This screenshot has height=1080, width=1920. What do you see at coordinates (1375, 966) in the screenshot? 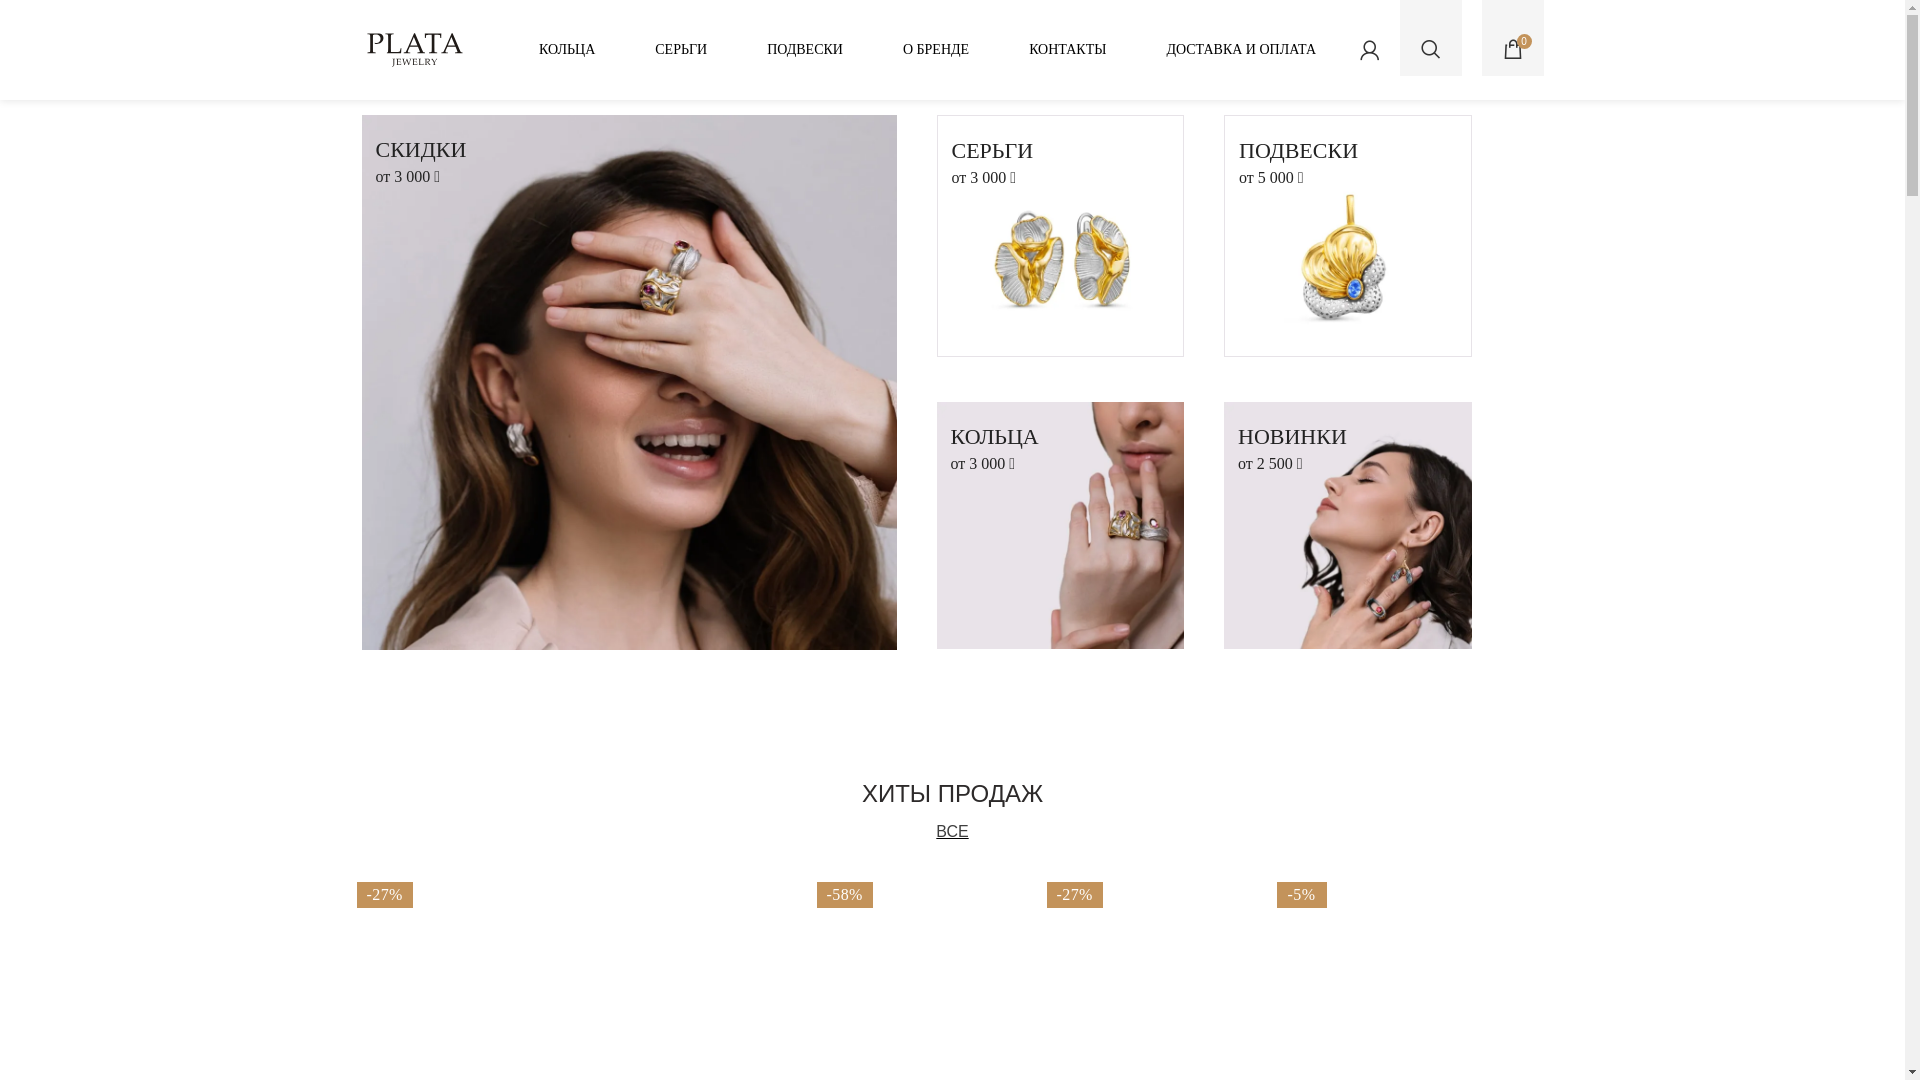
I see `'-5%'` at bounding box center [1375, 966].